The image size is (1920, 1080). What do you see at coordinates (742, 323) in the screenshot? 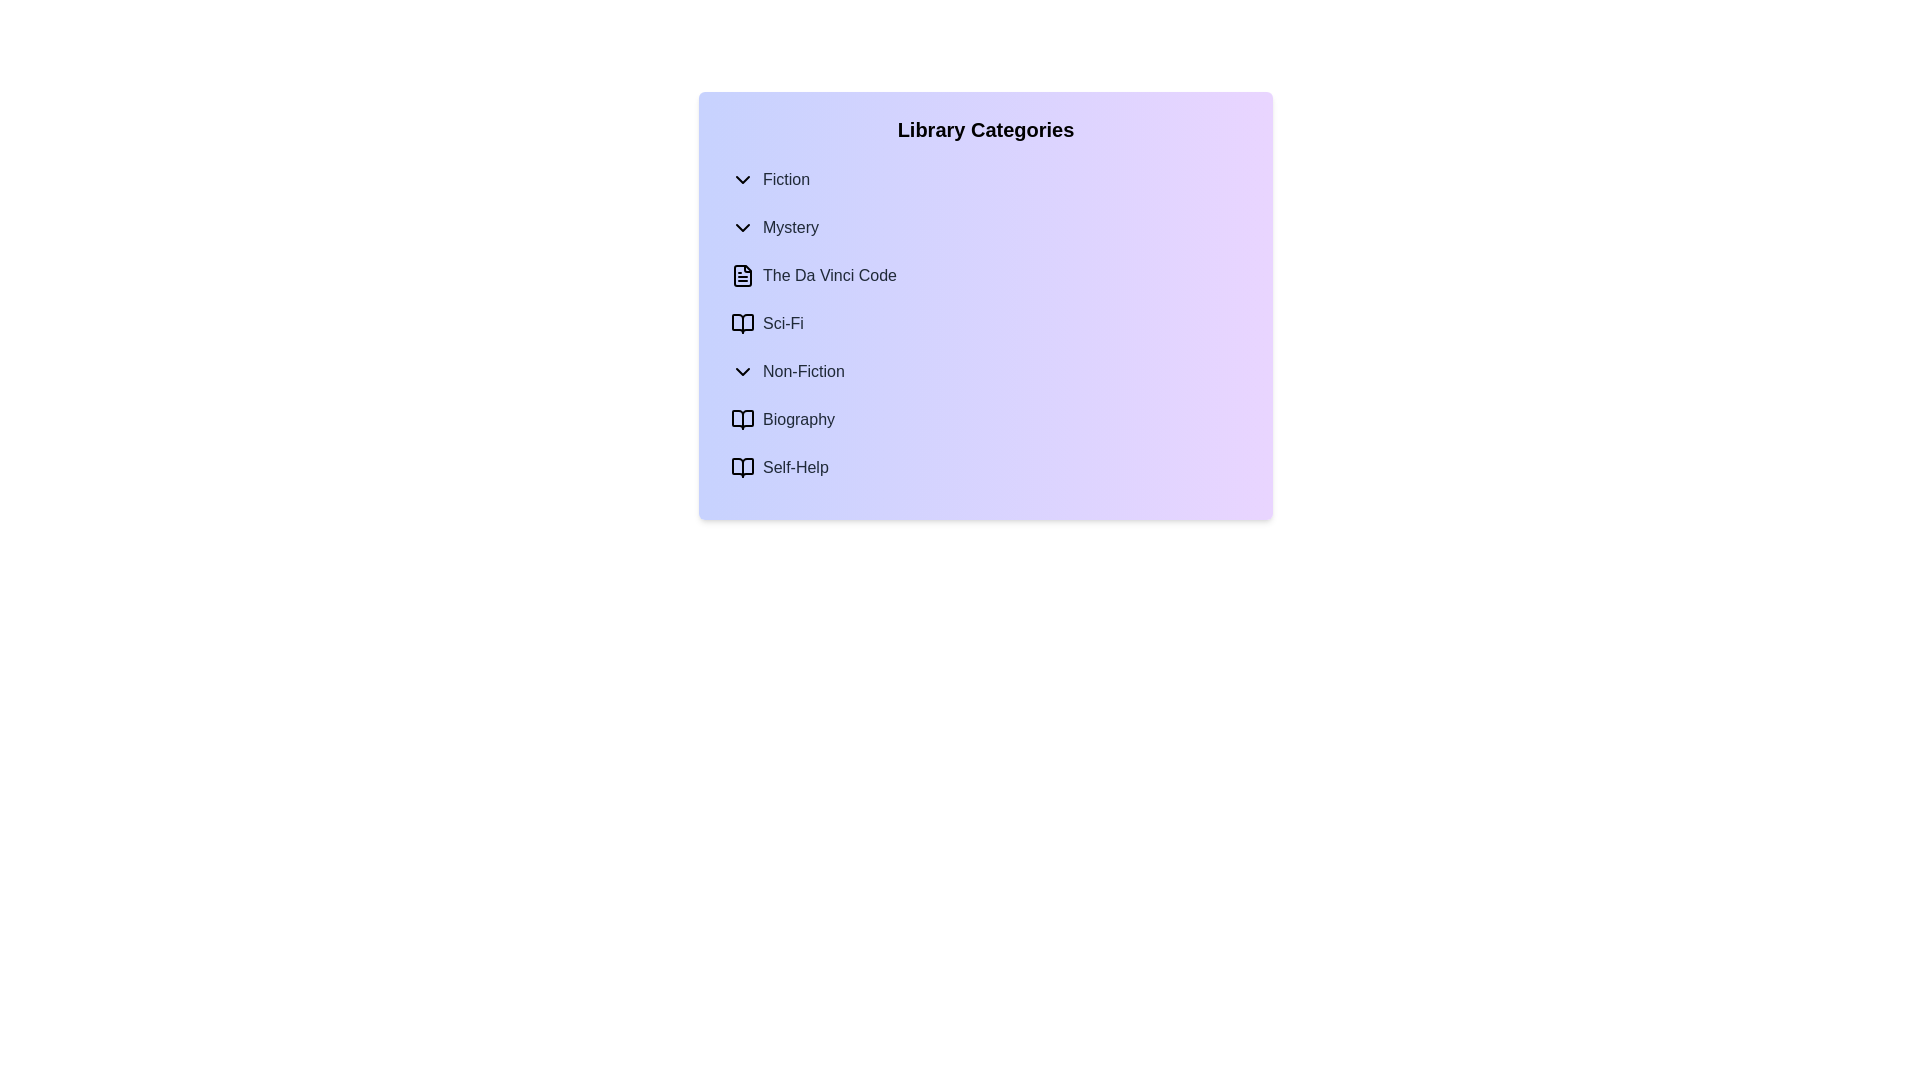
I see `the SVG representation of an open book icon that serves as a visual cue for the 'Sci-Fi' category` at bounding box center [742, 323].